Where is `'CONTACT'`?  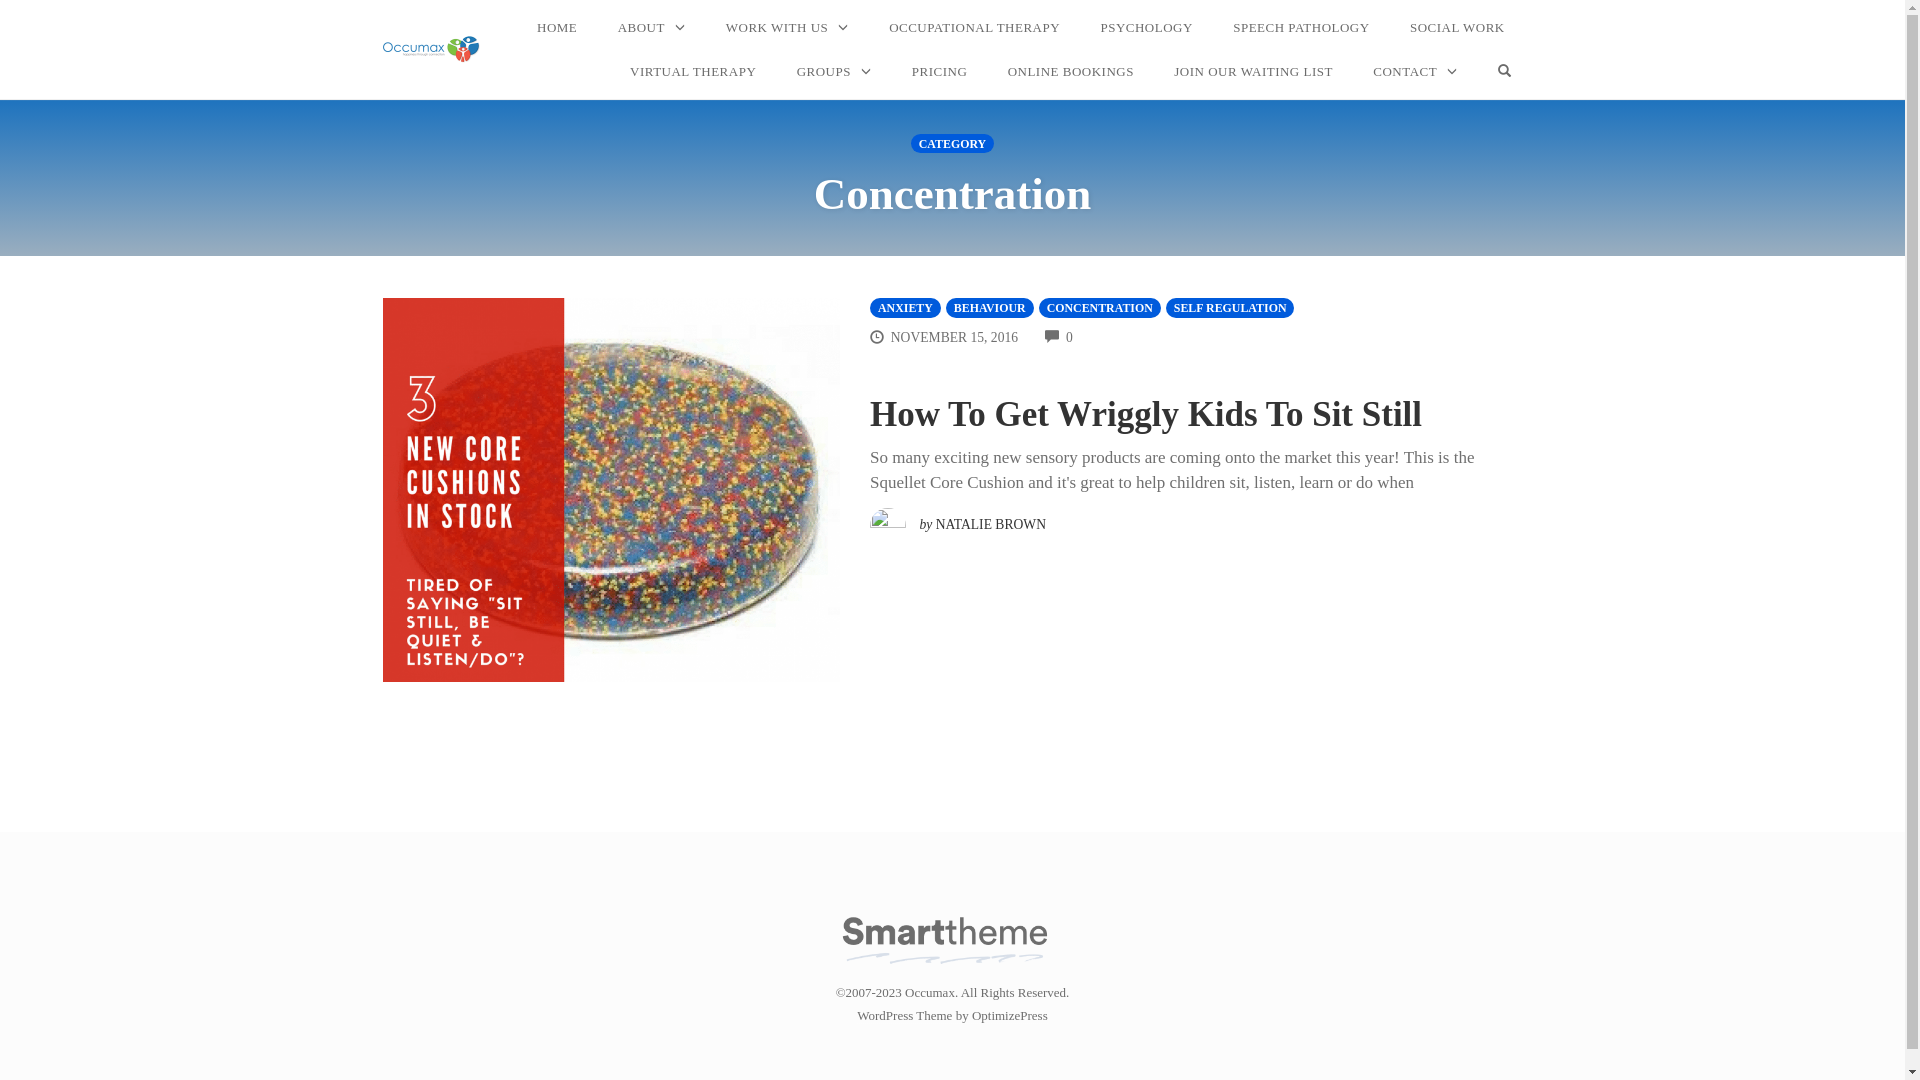
'CONTACT' is located at coordinates (1414, 71).